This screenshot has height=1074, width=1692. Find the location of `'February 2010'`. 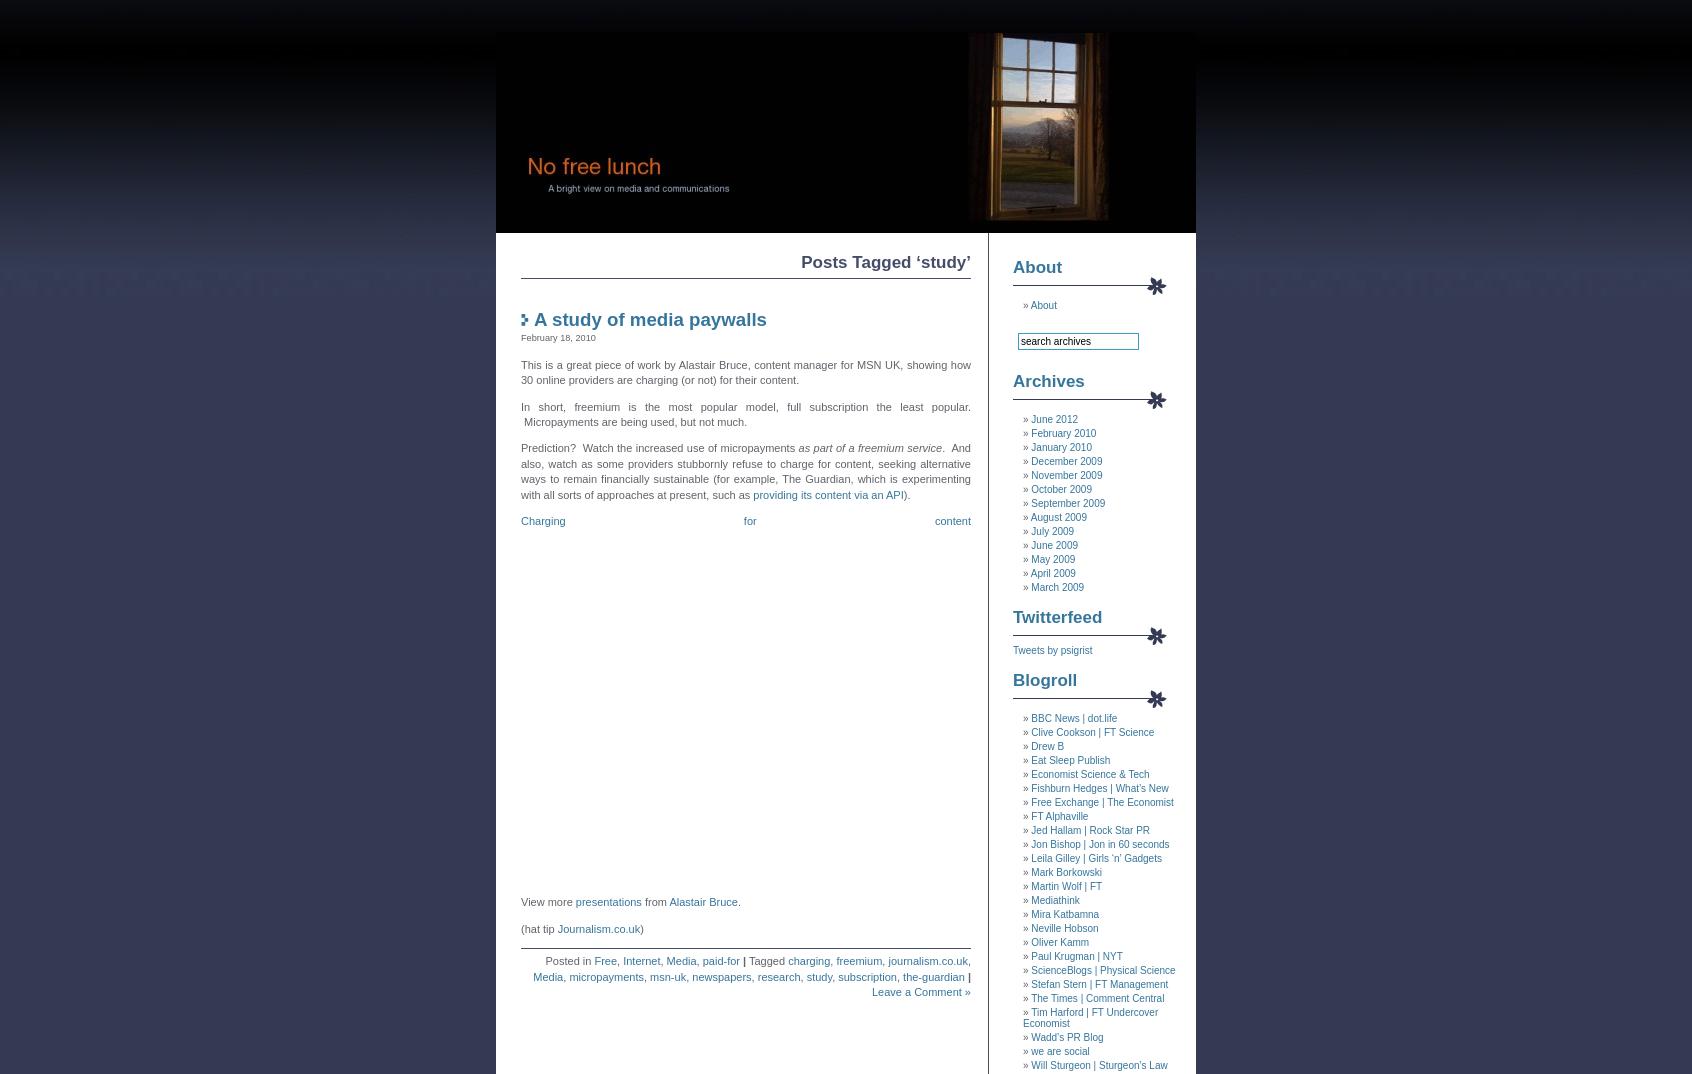

'February 2010' is located at coordinates (1063, 432).